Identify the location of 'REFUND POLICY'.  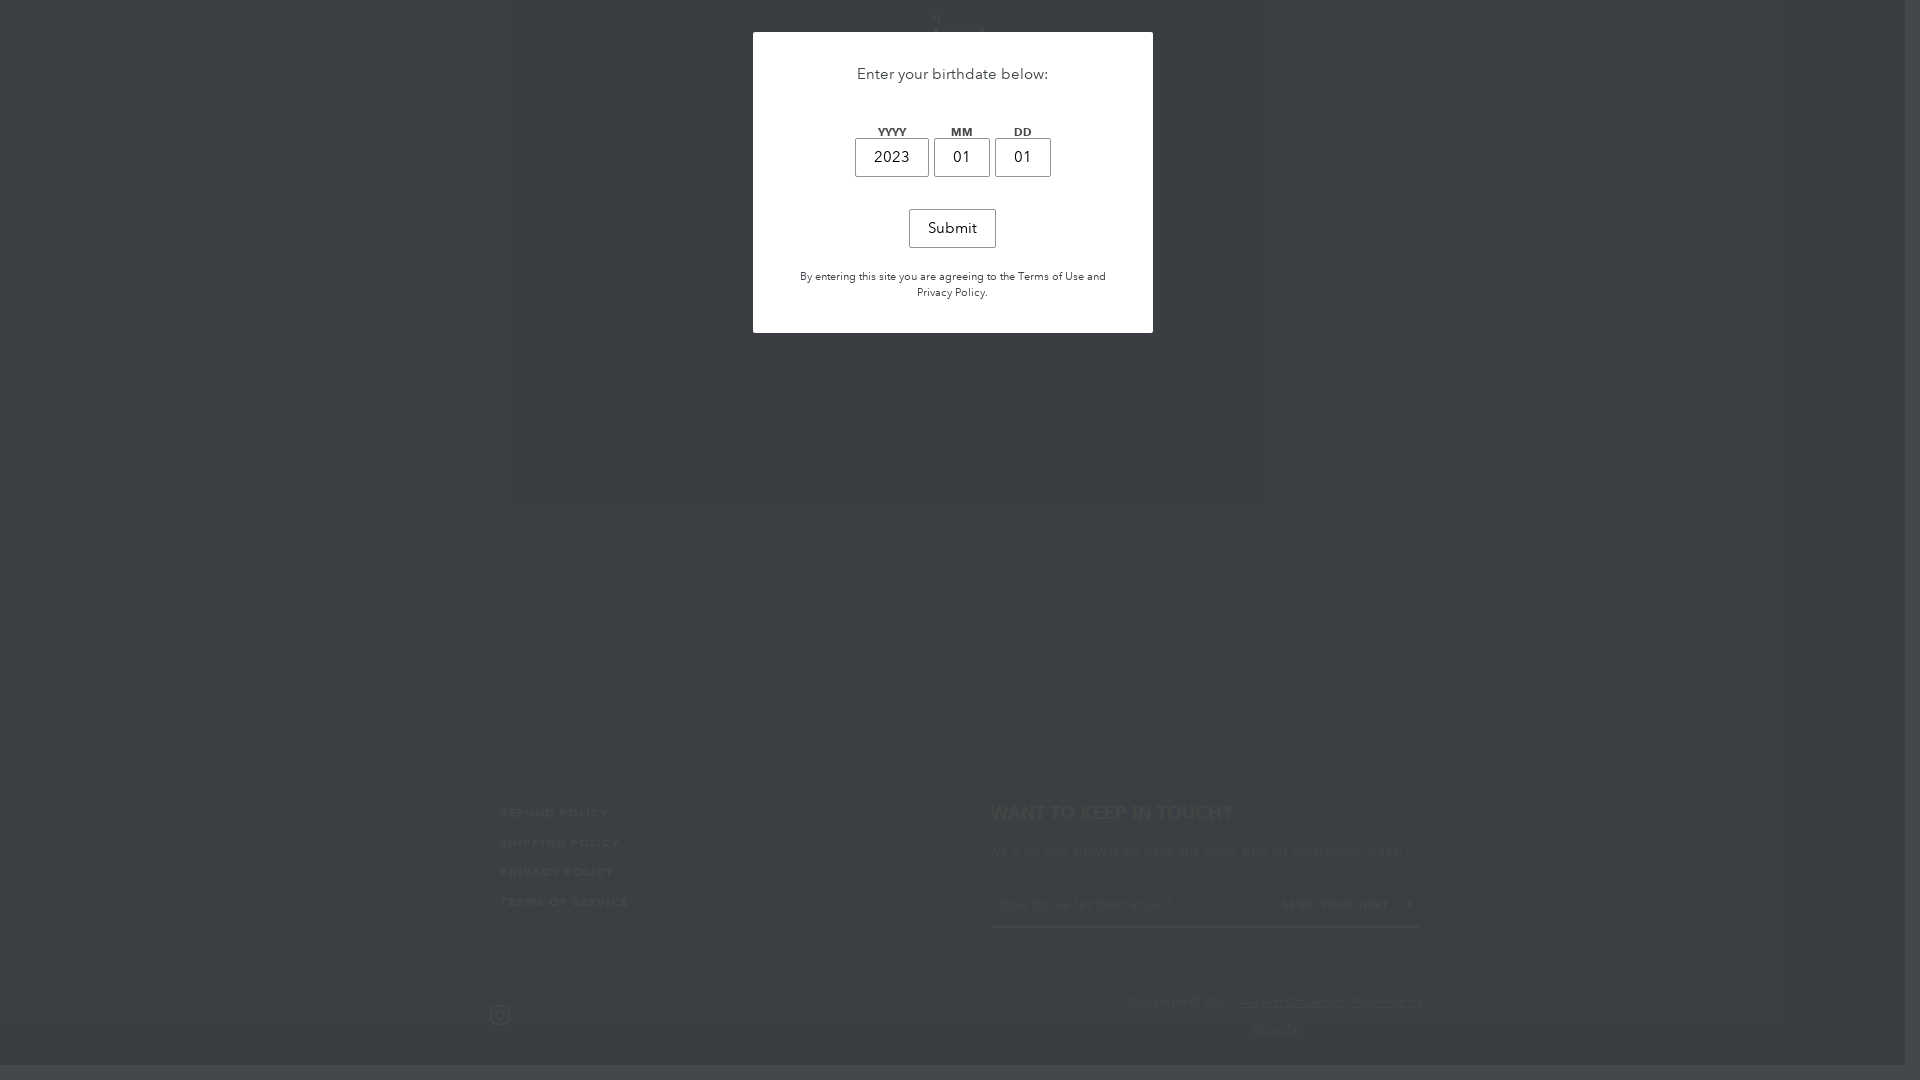
(554, 812).